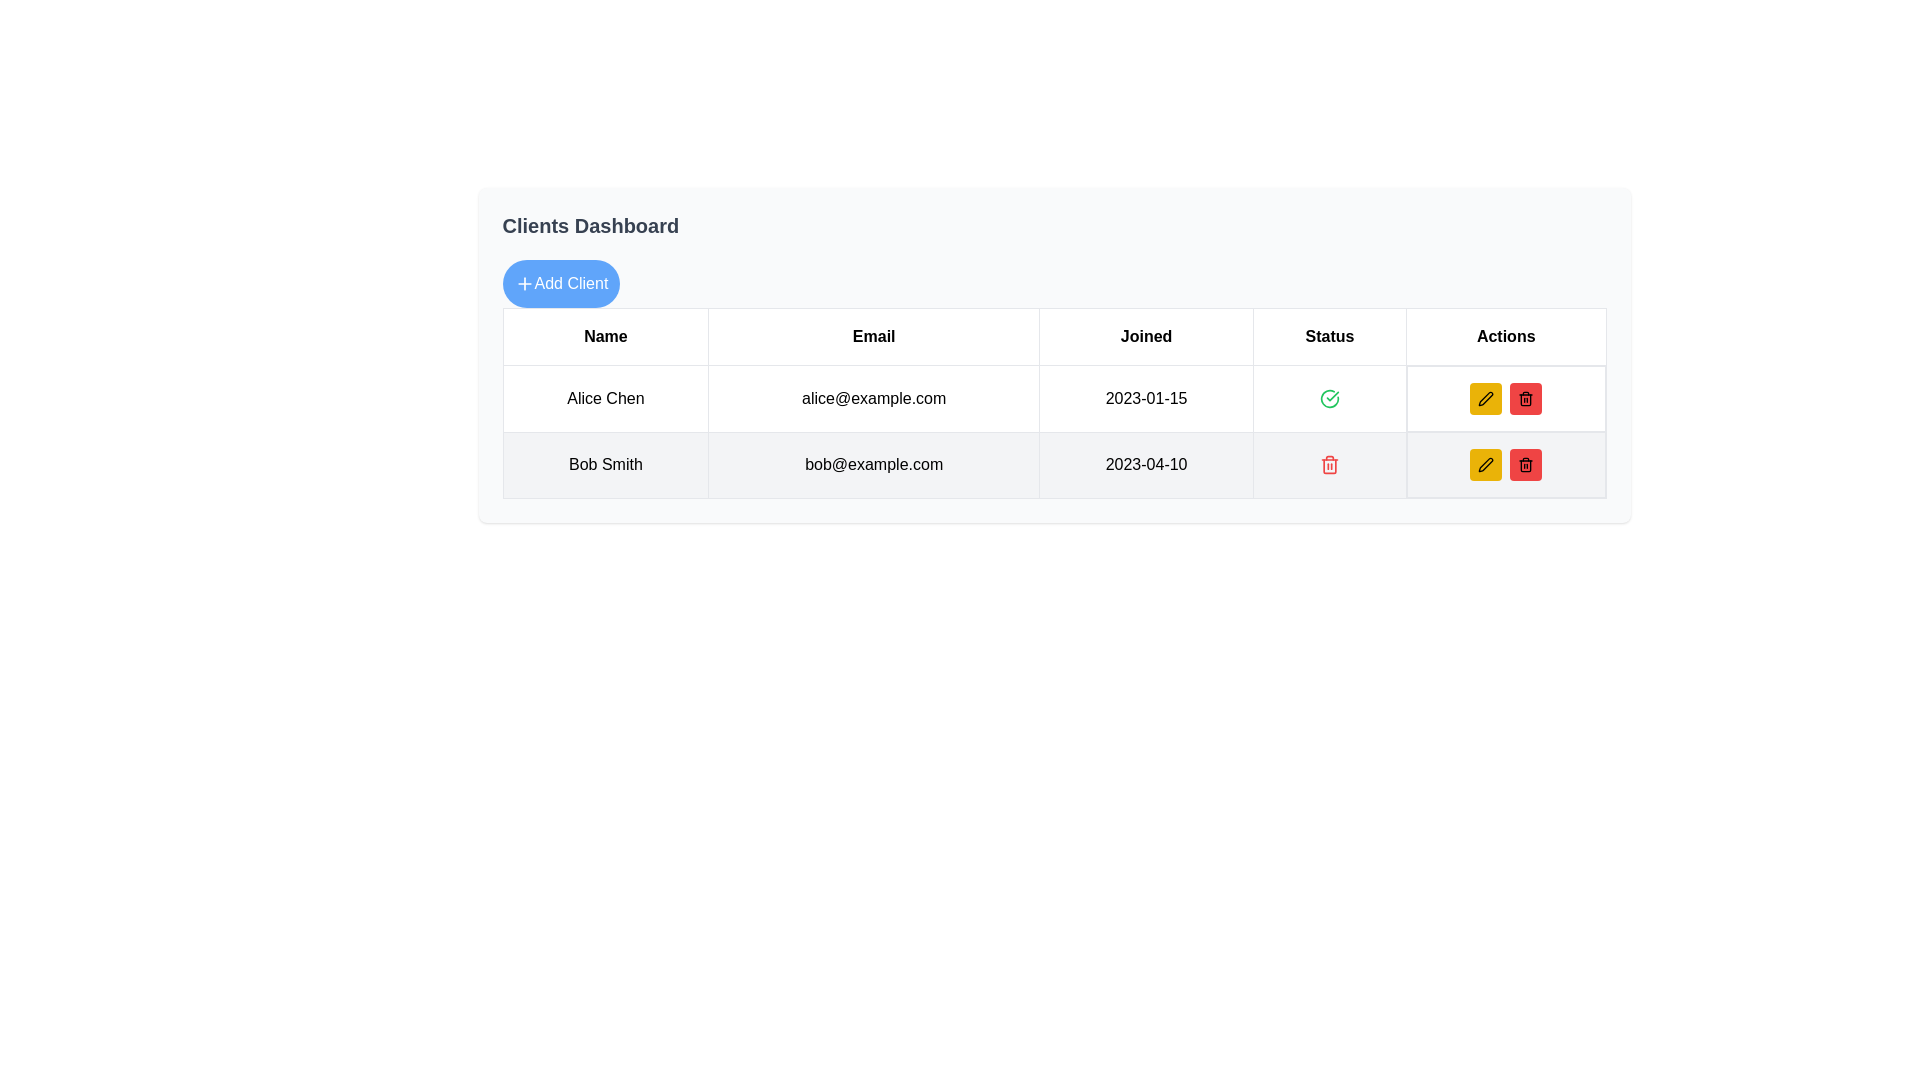 Image resolution: width=1920 pixels, height=1080 pixels. Describe the element at coordinates (1525, 465) in the screenshot. I see `the delete button in the 'Actions' column of the second row corresponding to 'Bob Smith'` at that location.